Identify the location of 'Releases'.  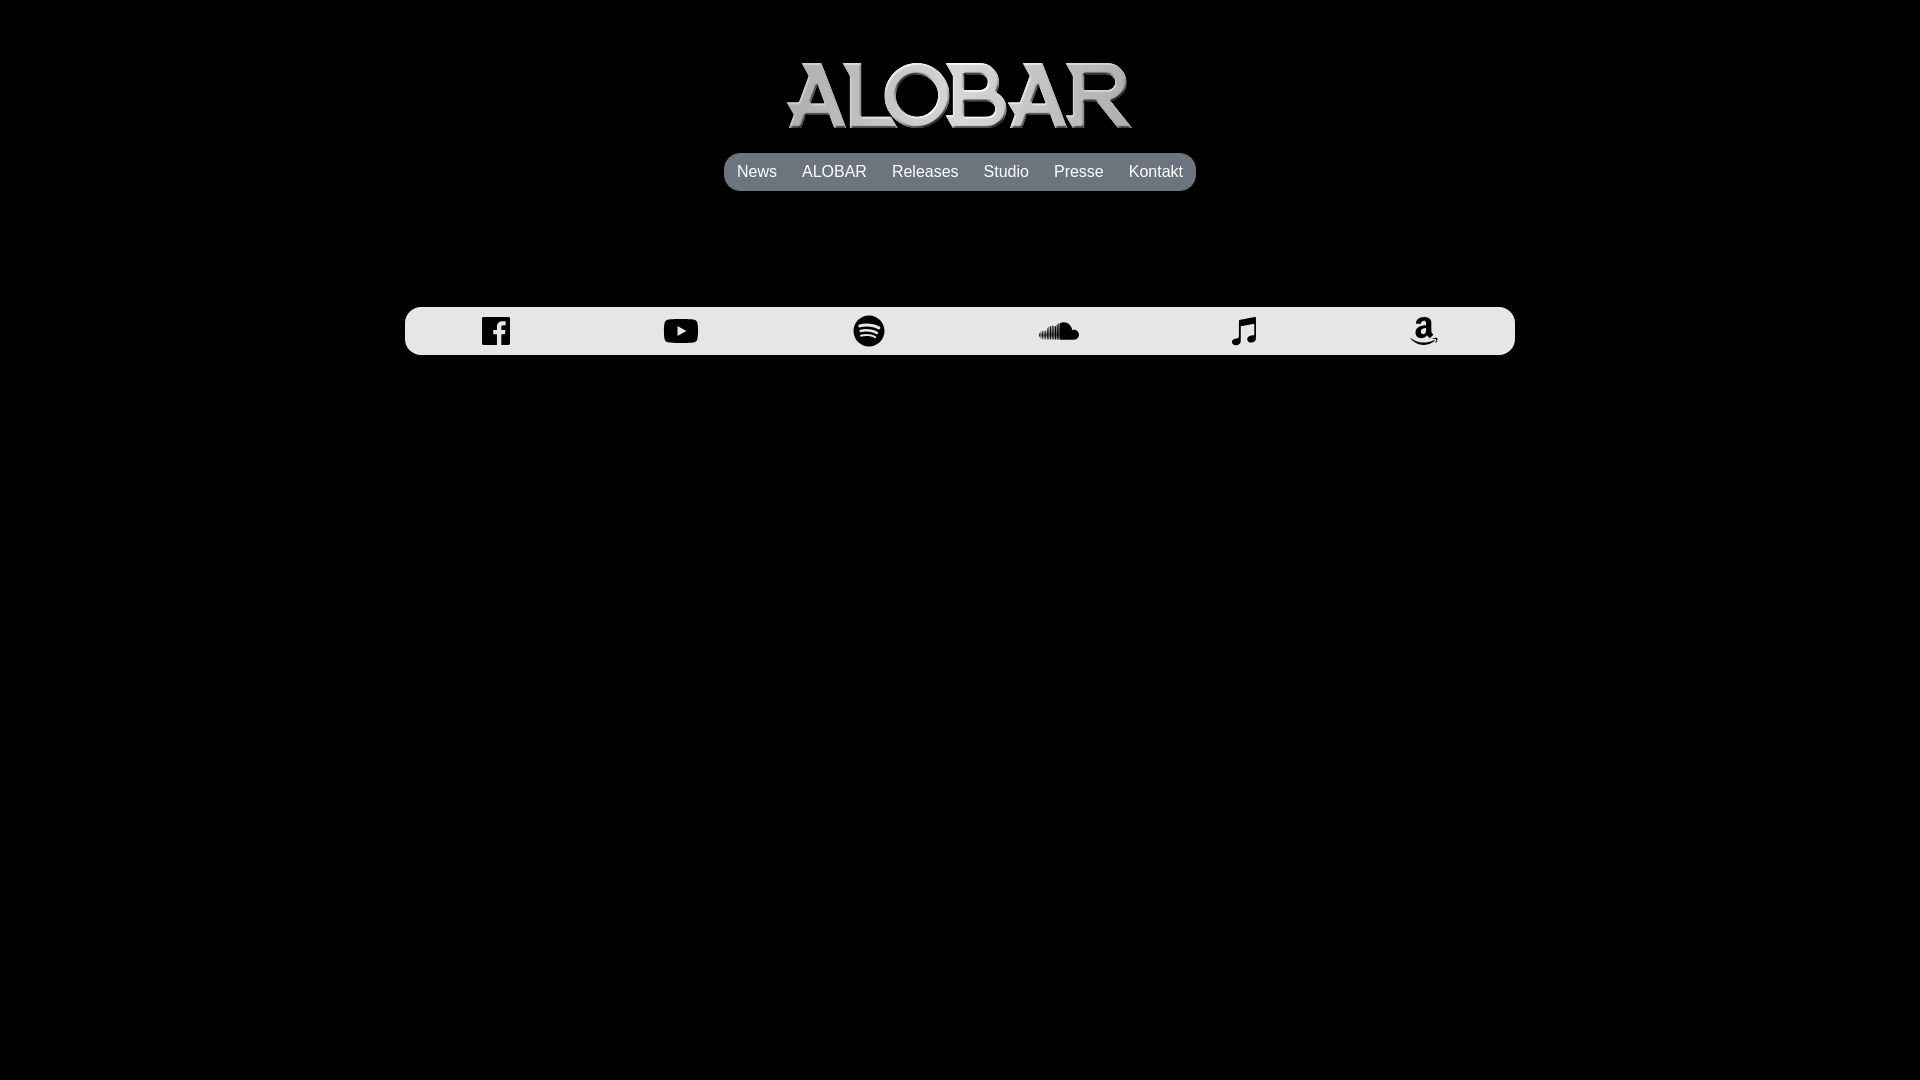
(924, 171).